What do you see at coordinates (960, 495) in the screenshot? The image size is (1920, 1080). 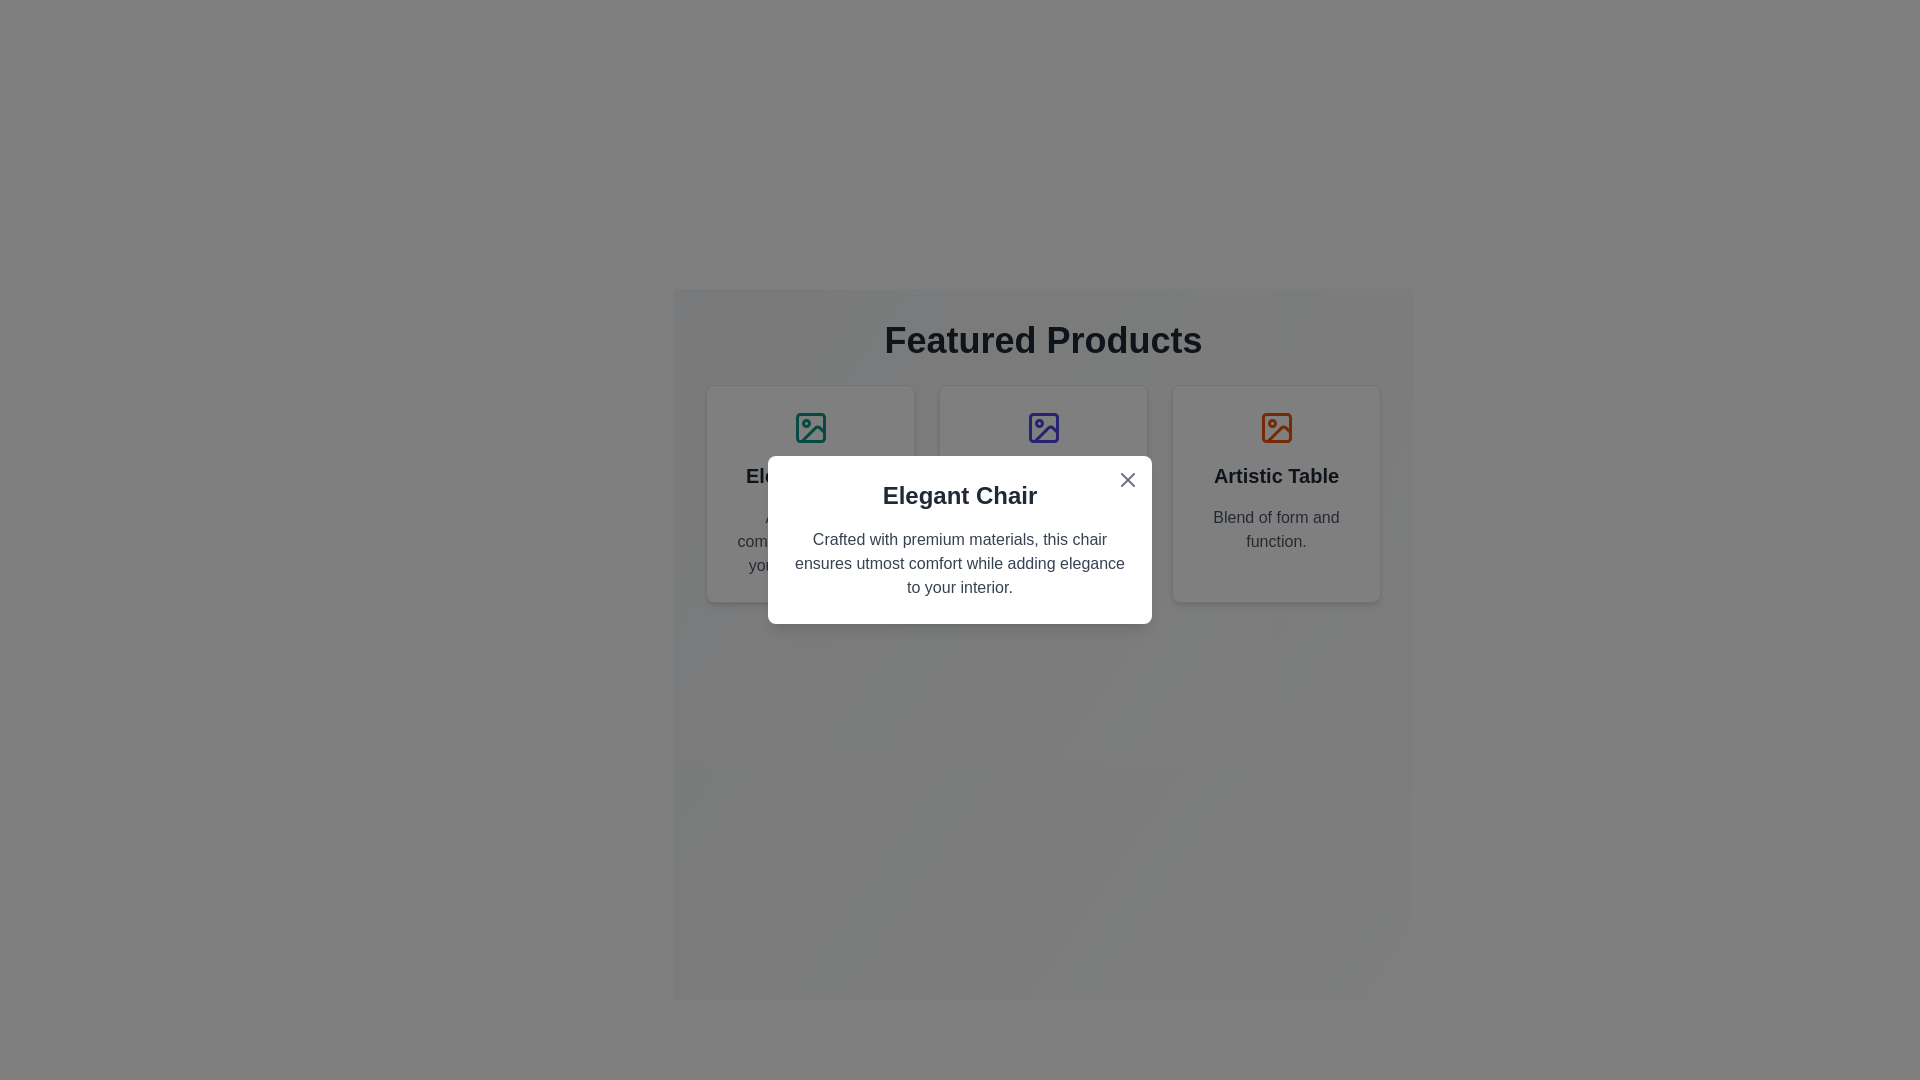 I see `the Text label that serves as the title for the dialog, positioned directly below the close button in the top-right corner` at bounding box center [960, 495].